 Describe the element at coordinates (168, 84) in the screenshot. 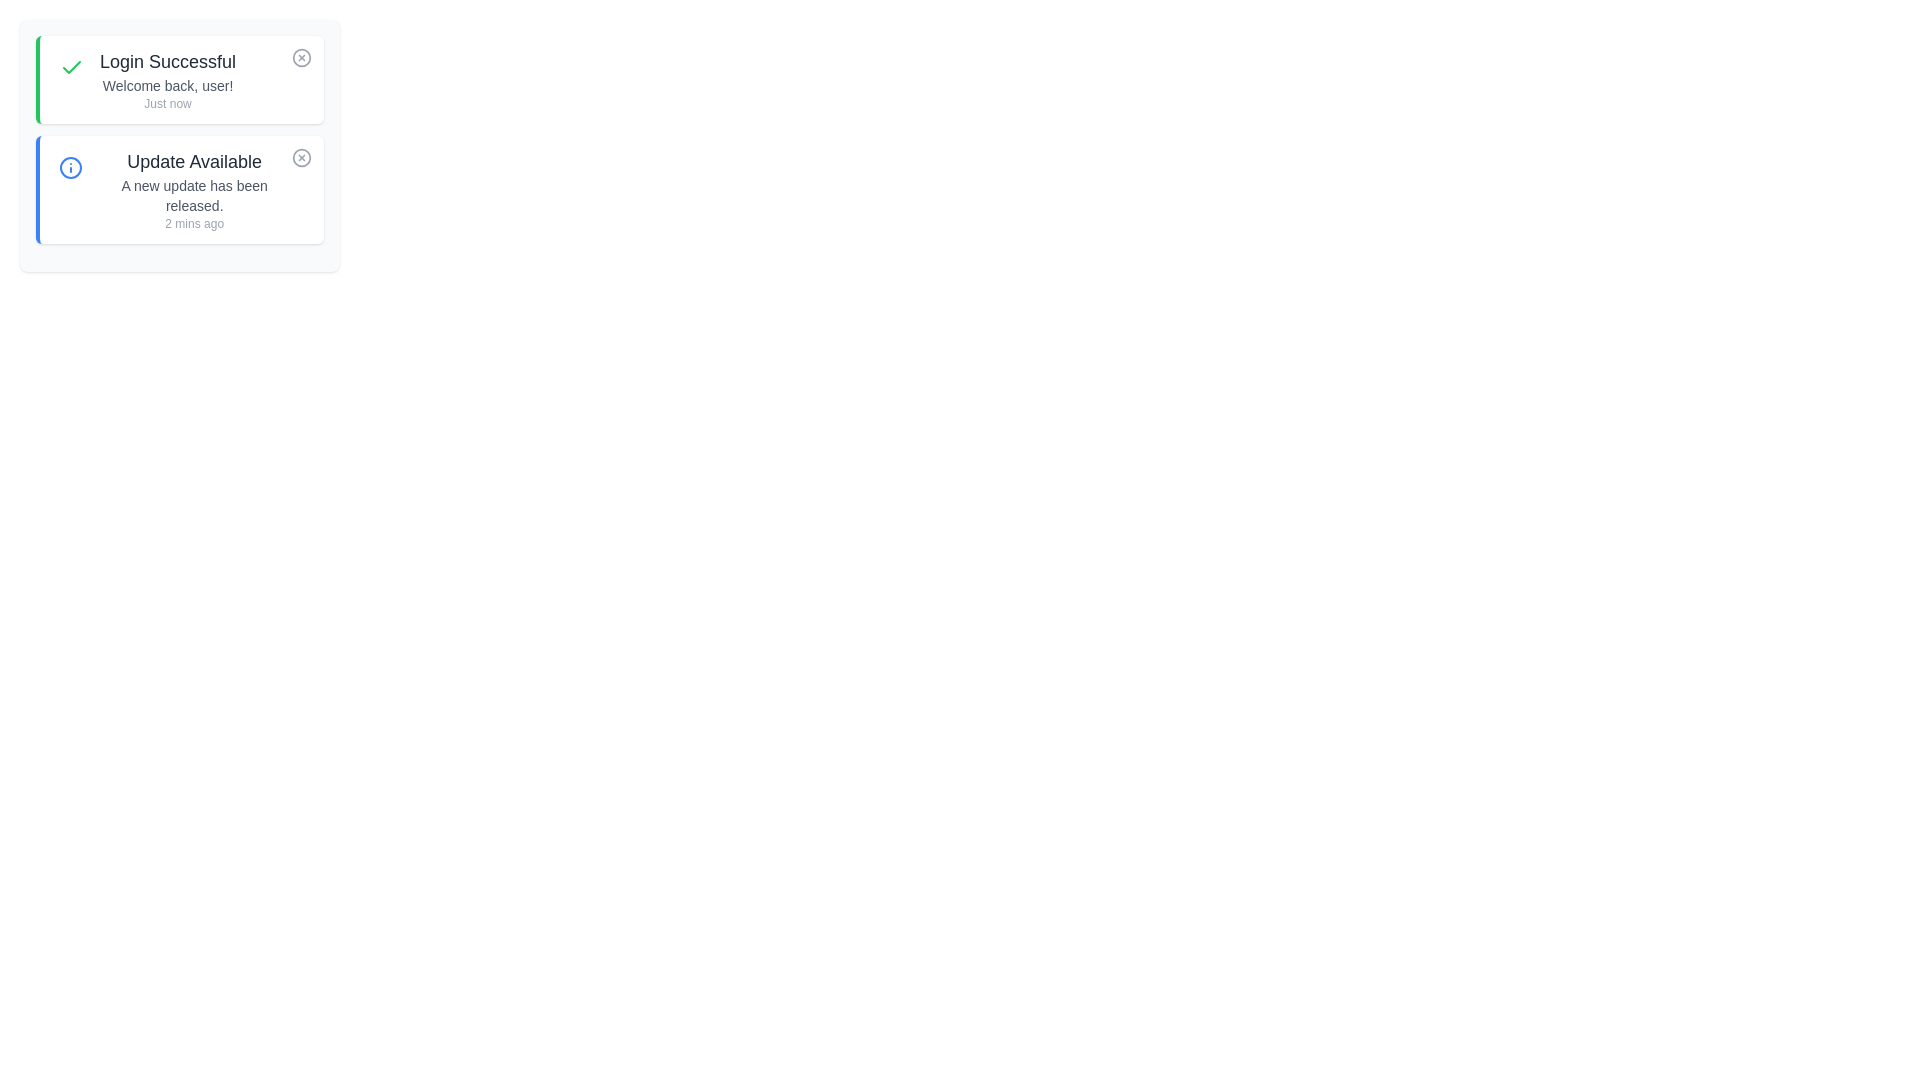

I see `the Label/Text displaying 'Welcome back, user!' which is located in the notification card below the 'Login Successful' text` at that location.